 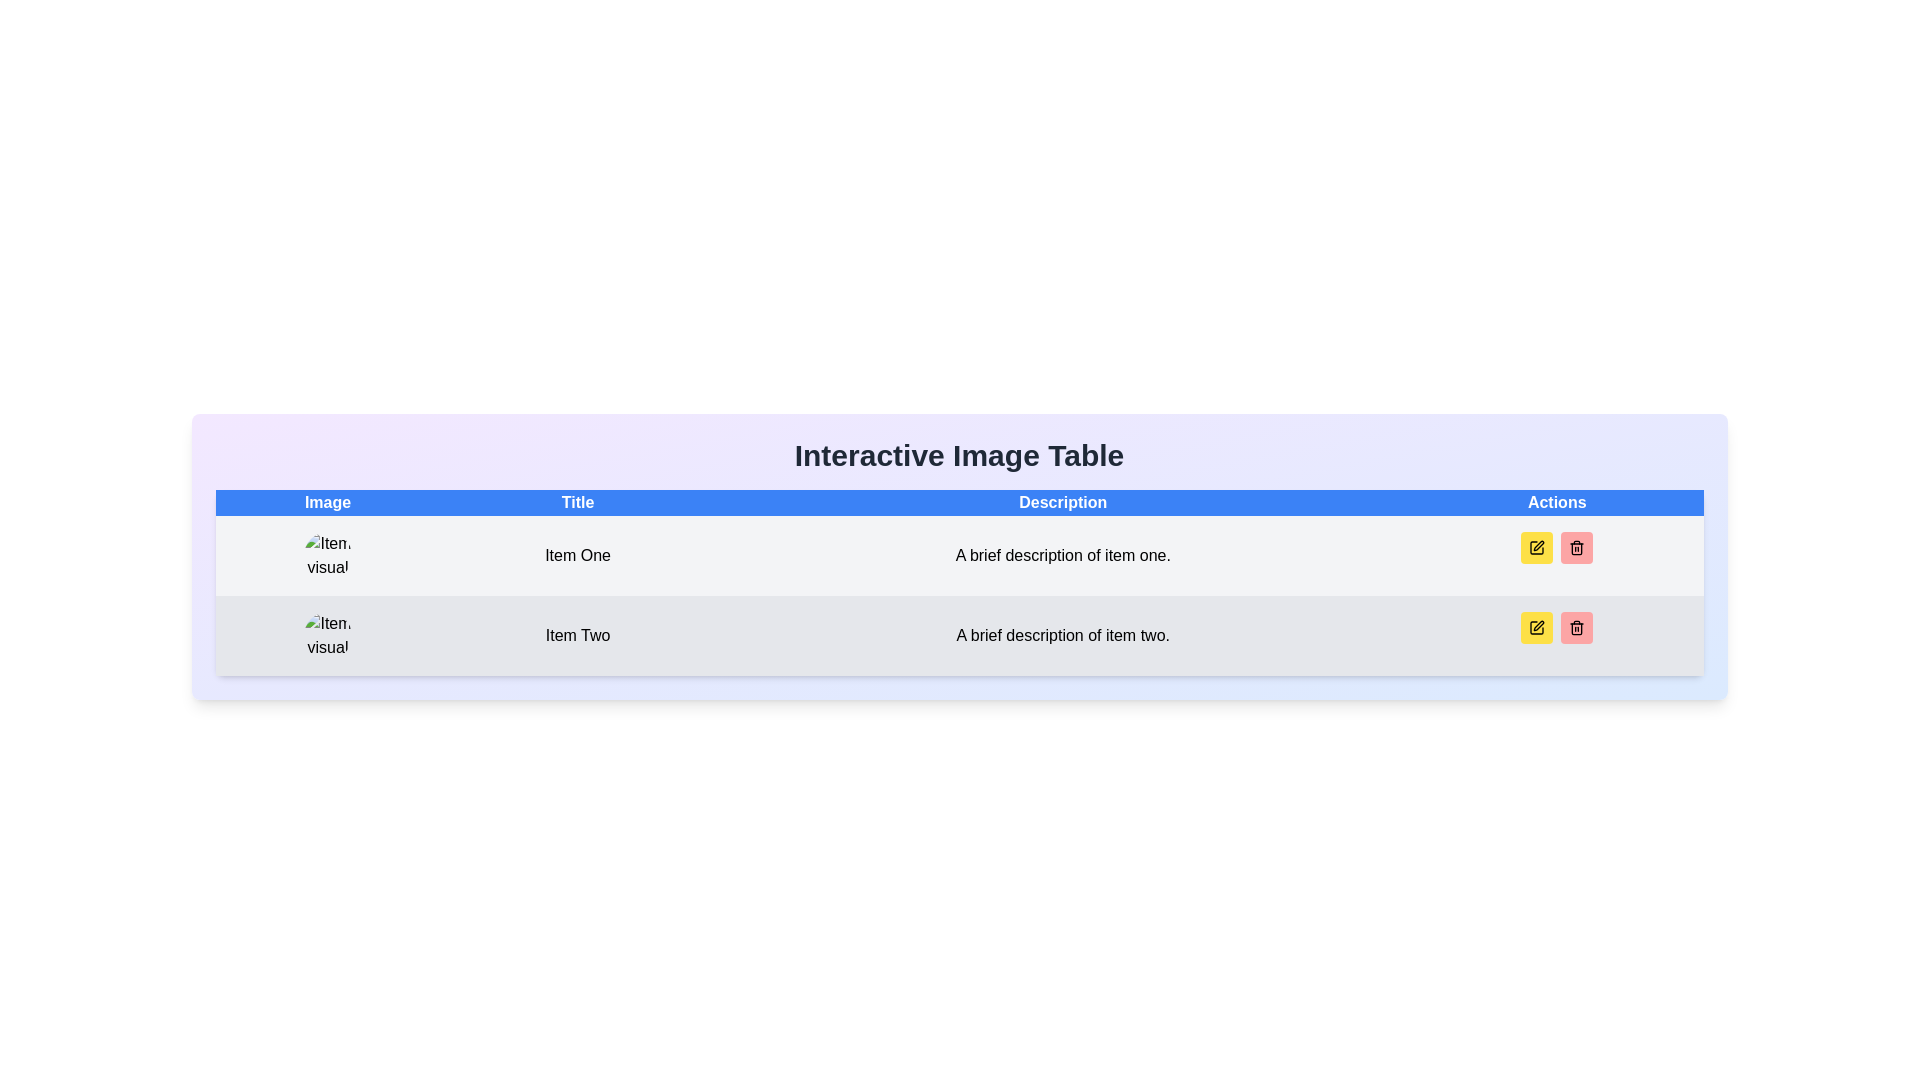 What do you see at coordinates (327, 636) in the screenshot?
I see `the circular image element located in the second row of the table under the 'Image' column, aligned with the 'Item Two' entry` at bounding box center [327, 636].